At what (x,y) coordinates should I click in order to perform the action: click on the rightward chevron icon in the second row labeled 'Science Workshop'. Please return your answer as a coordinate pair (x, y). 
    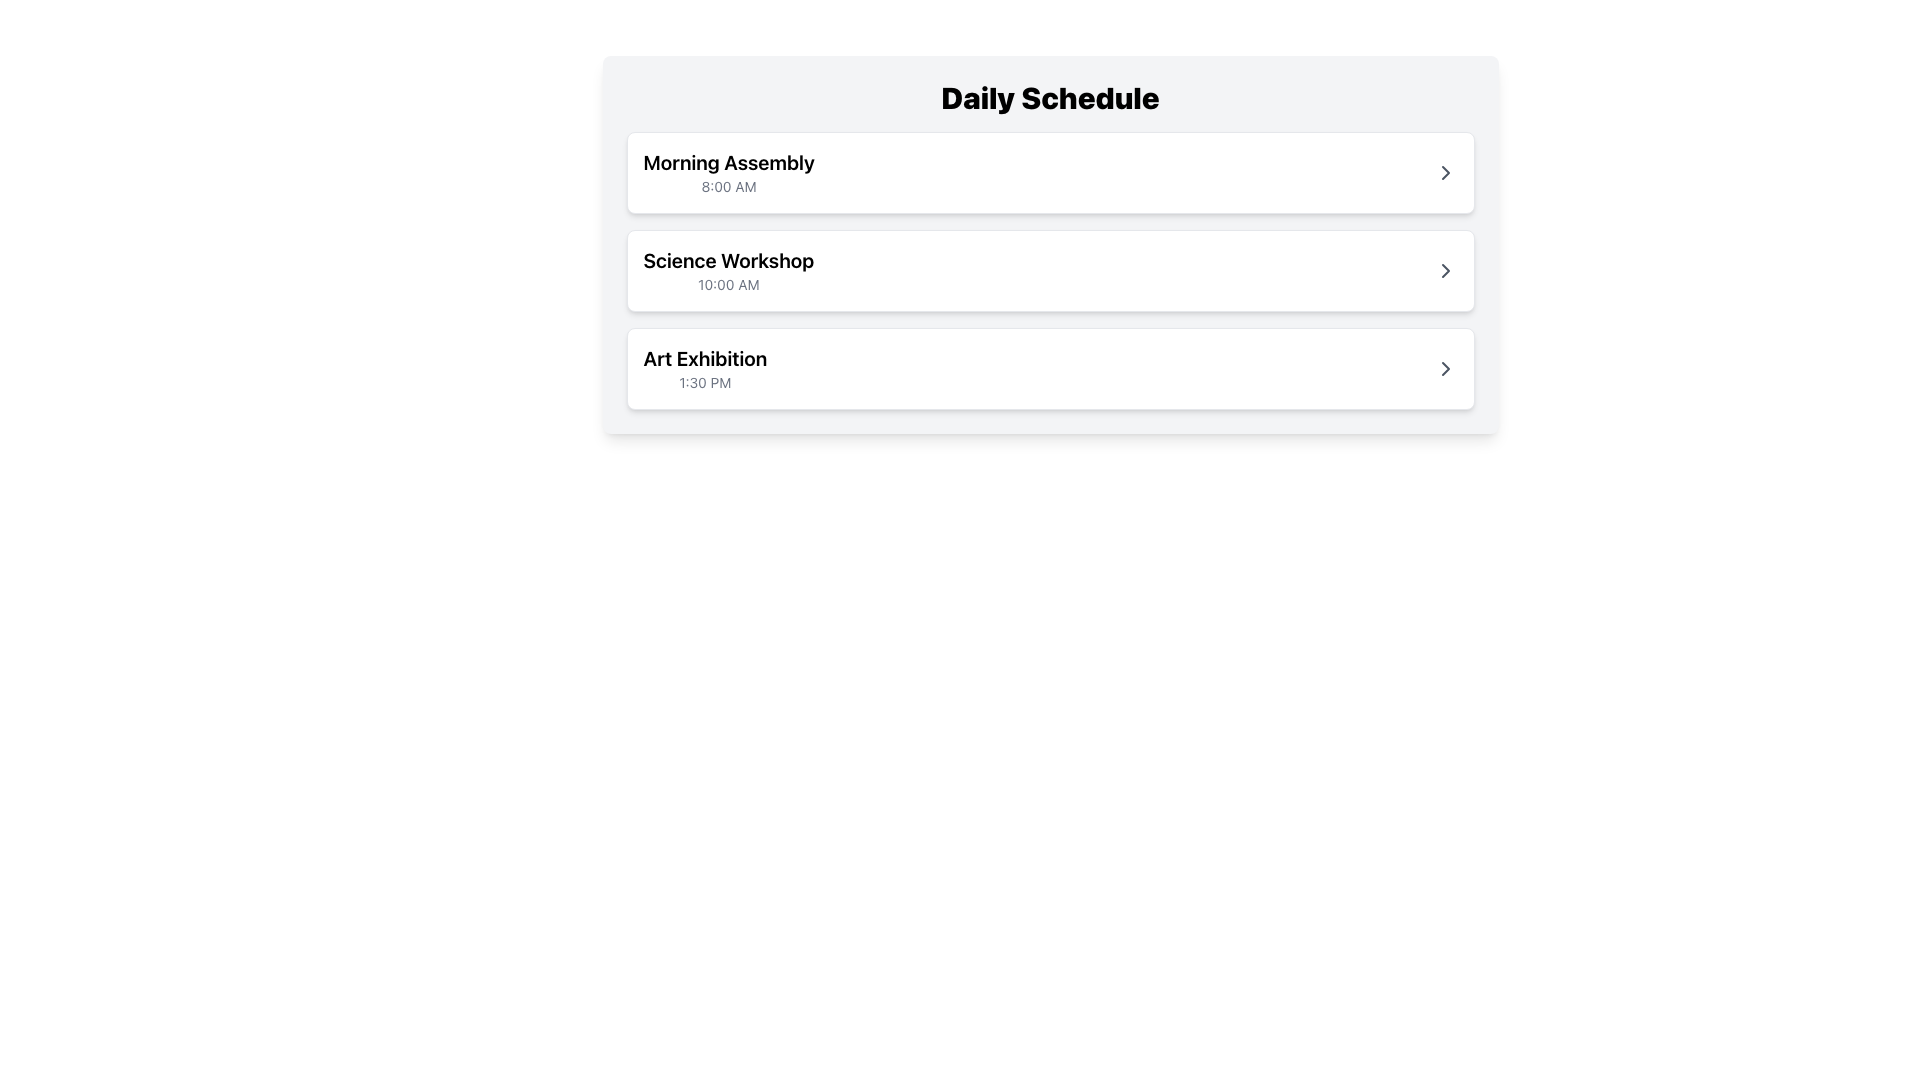
    Looking at the image, I should click on (1445, 270).